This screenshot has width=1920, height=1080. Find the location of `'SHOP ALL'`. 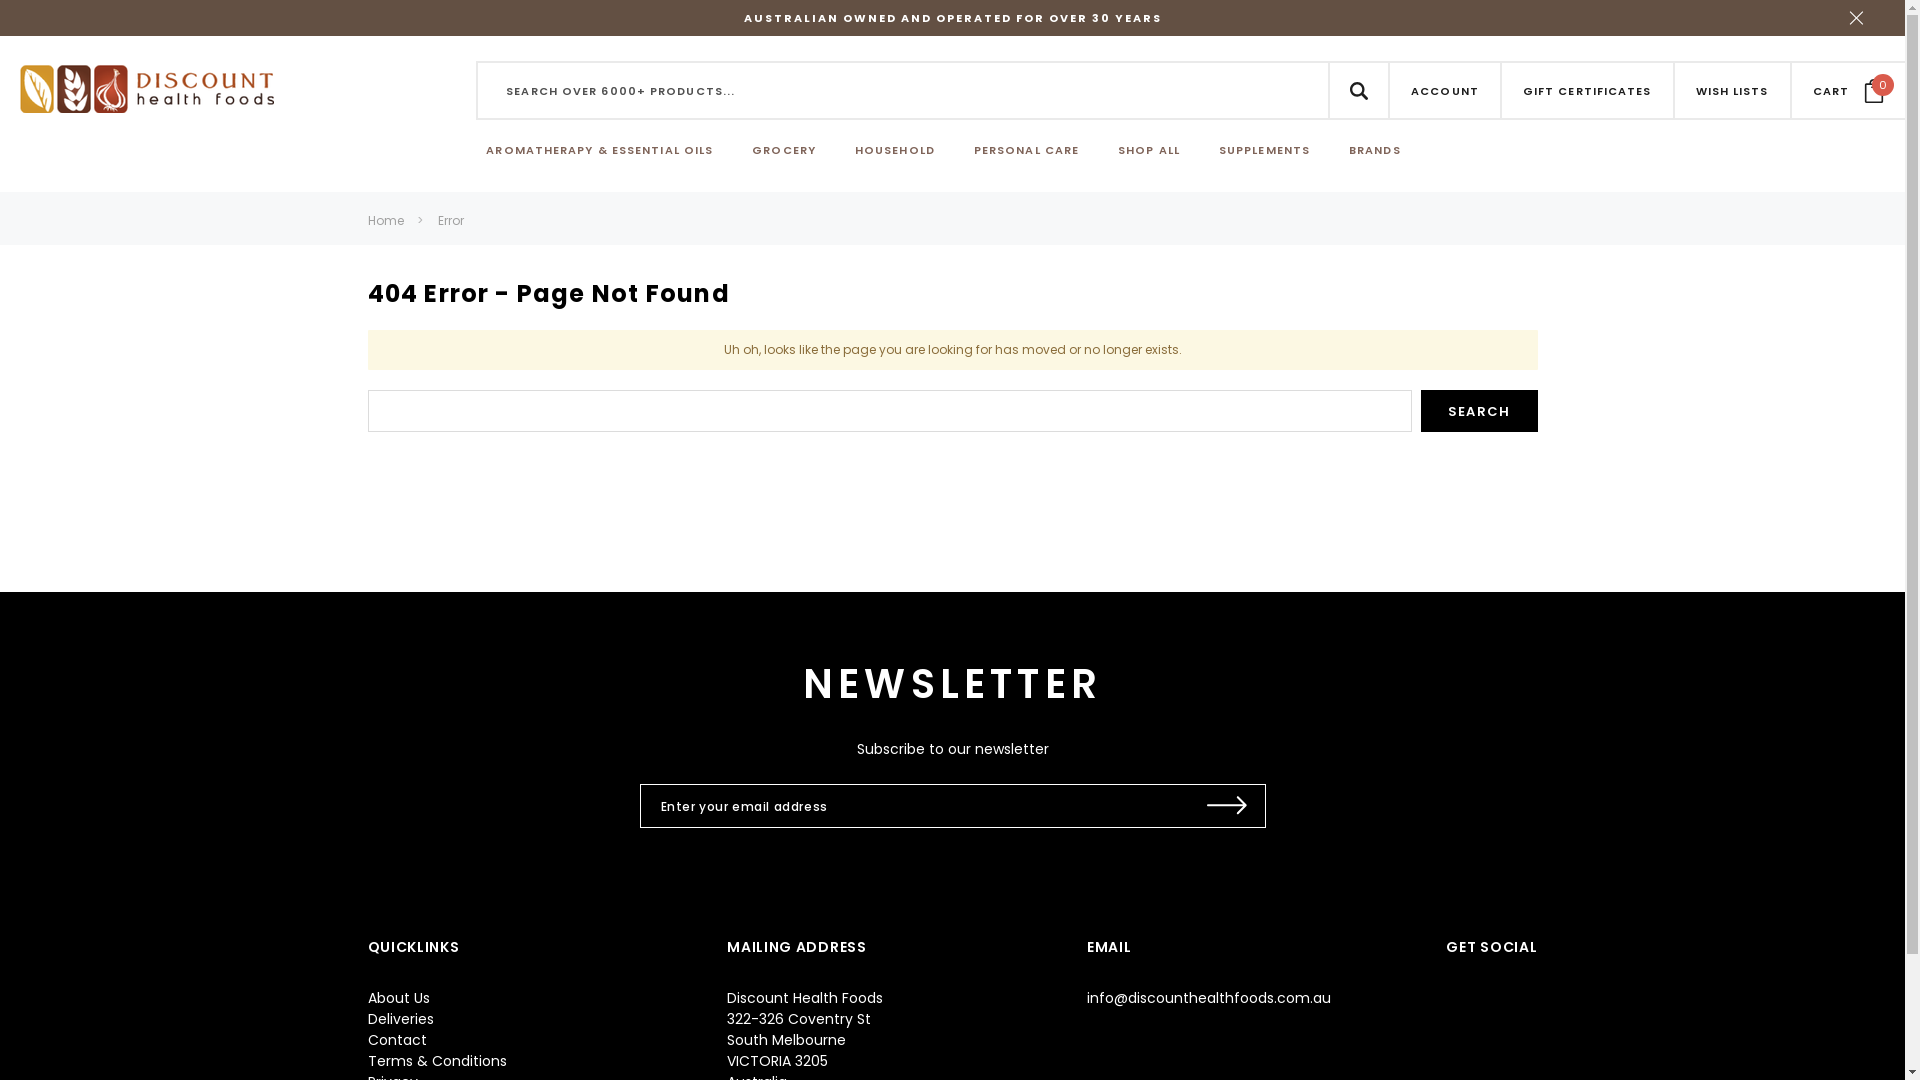

'SHOP ALL' is located at coordinates (1148, 149).